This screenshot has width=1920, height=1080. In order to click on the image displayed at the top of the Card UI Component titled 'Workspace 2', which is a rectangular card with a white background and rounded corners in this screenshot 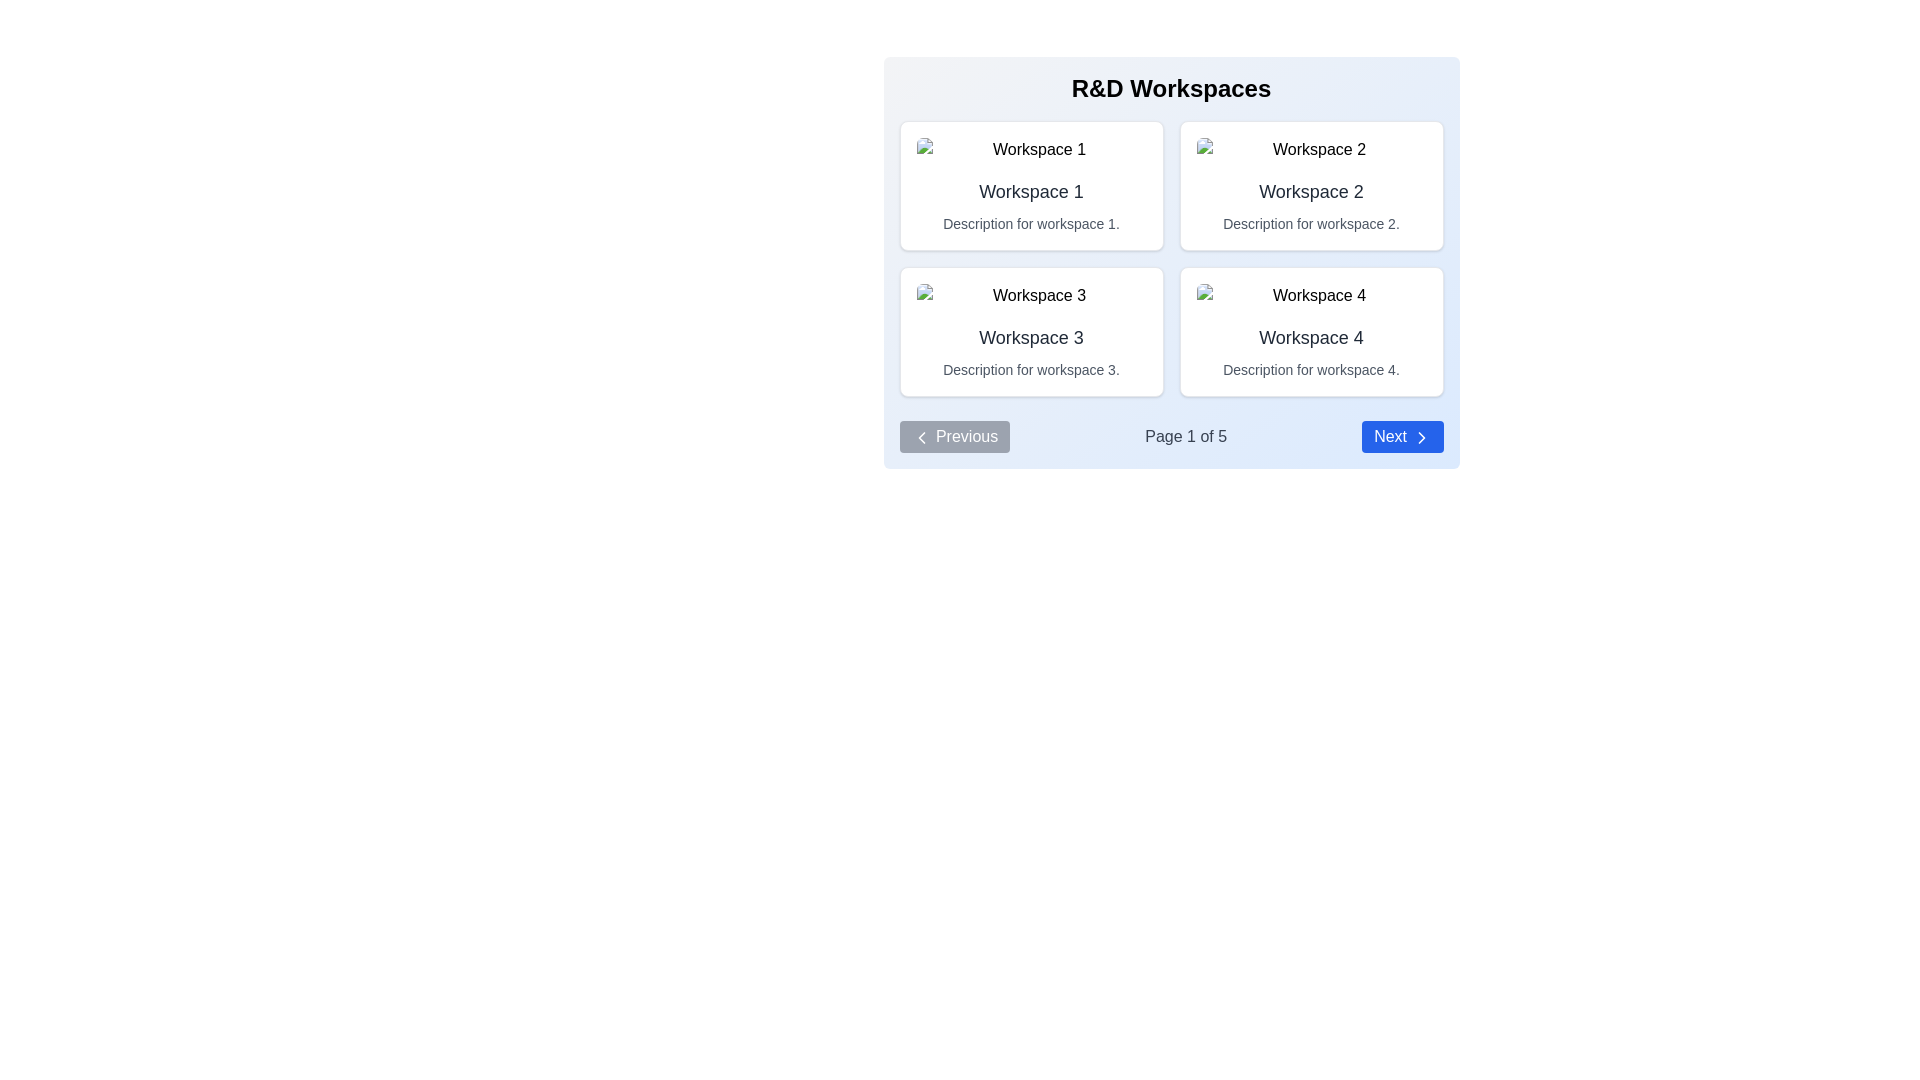, I will do `click(1311, 185)`.